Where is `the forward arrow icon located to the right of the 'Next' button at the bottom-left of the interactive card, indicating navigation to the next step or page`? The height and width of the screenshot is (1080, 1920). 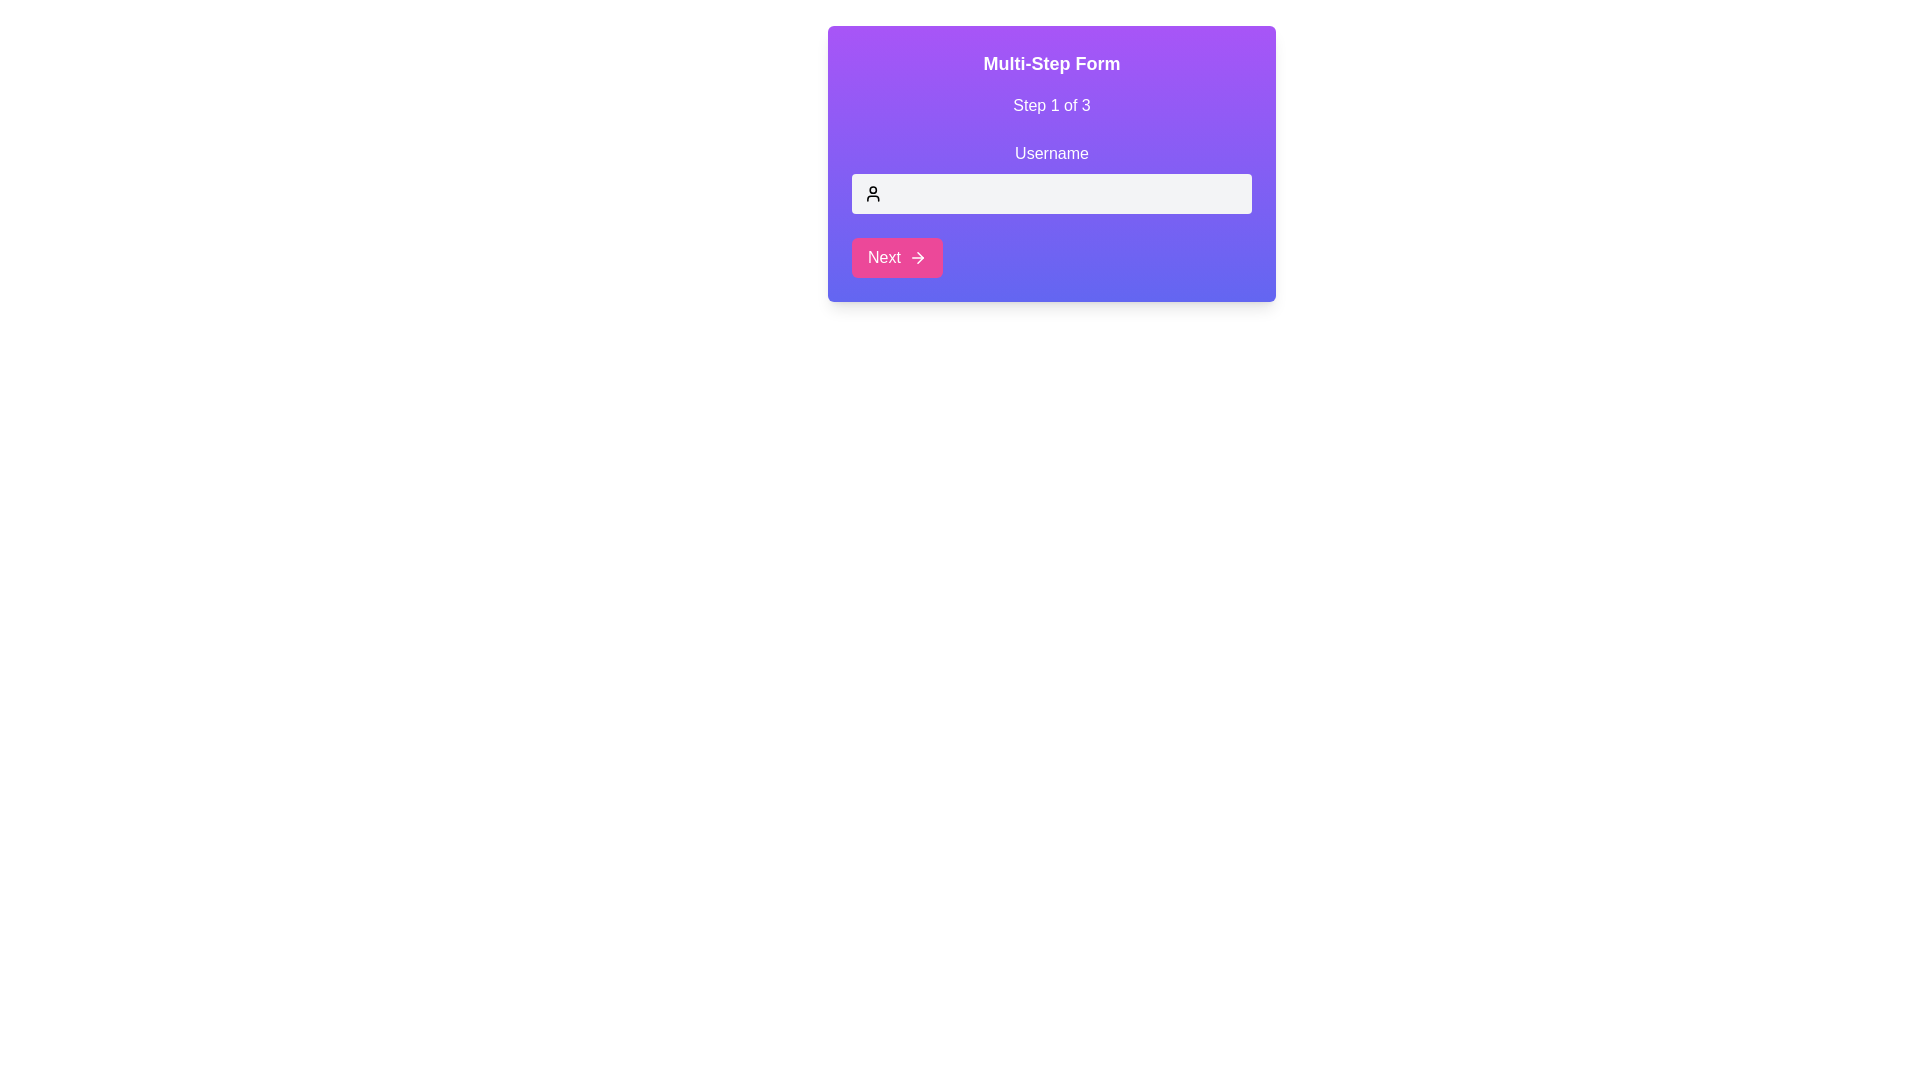 the forward arrow icon located to the right of the 'Next' button at the bottom-left of the interactive card, indicating navigation to the next step or page is located at coordinates (919, 257).